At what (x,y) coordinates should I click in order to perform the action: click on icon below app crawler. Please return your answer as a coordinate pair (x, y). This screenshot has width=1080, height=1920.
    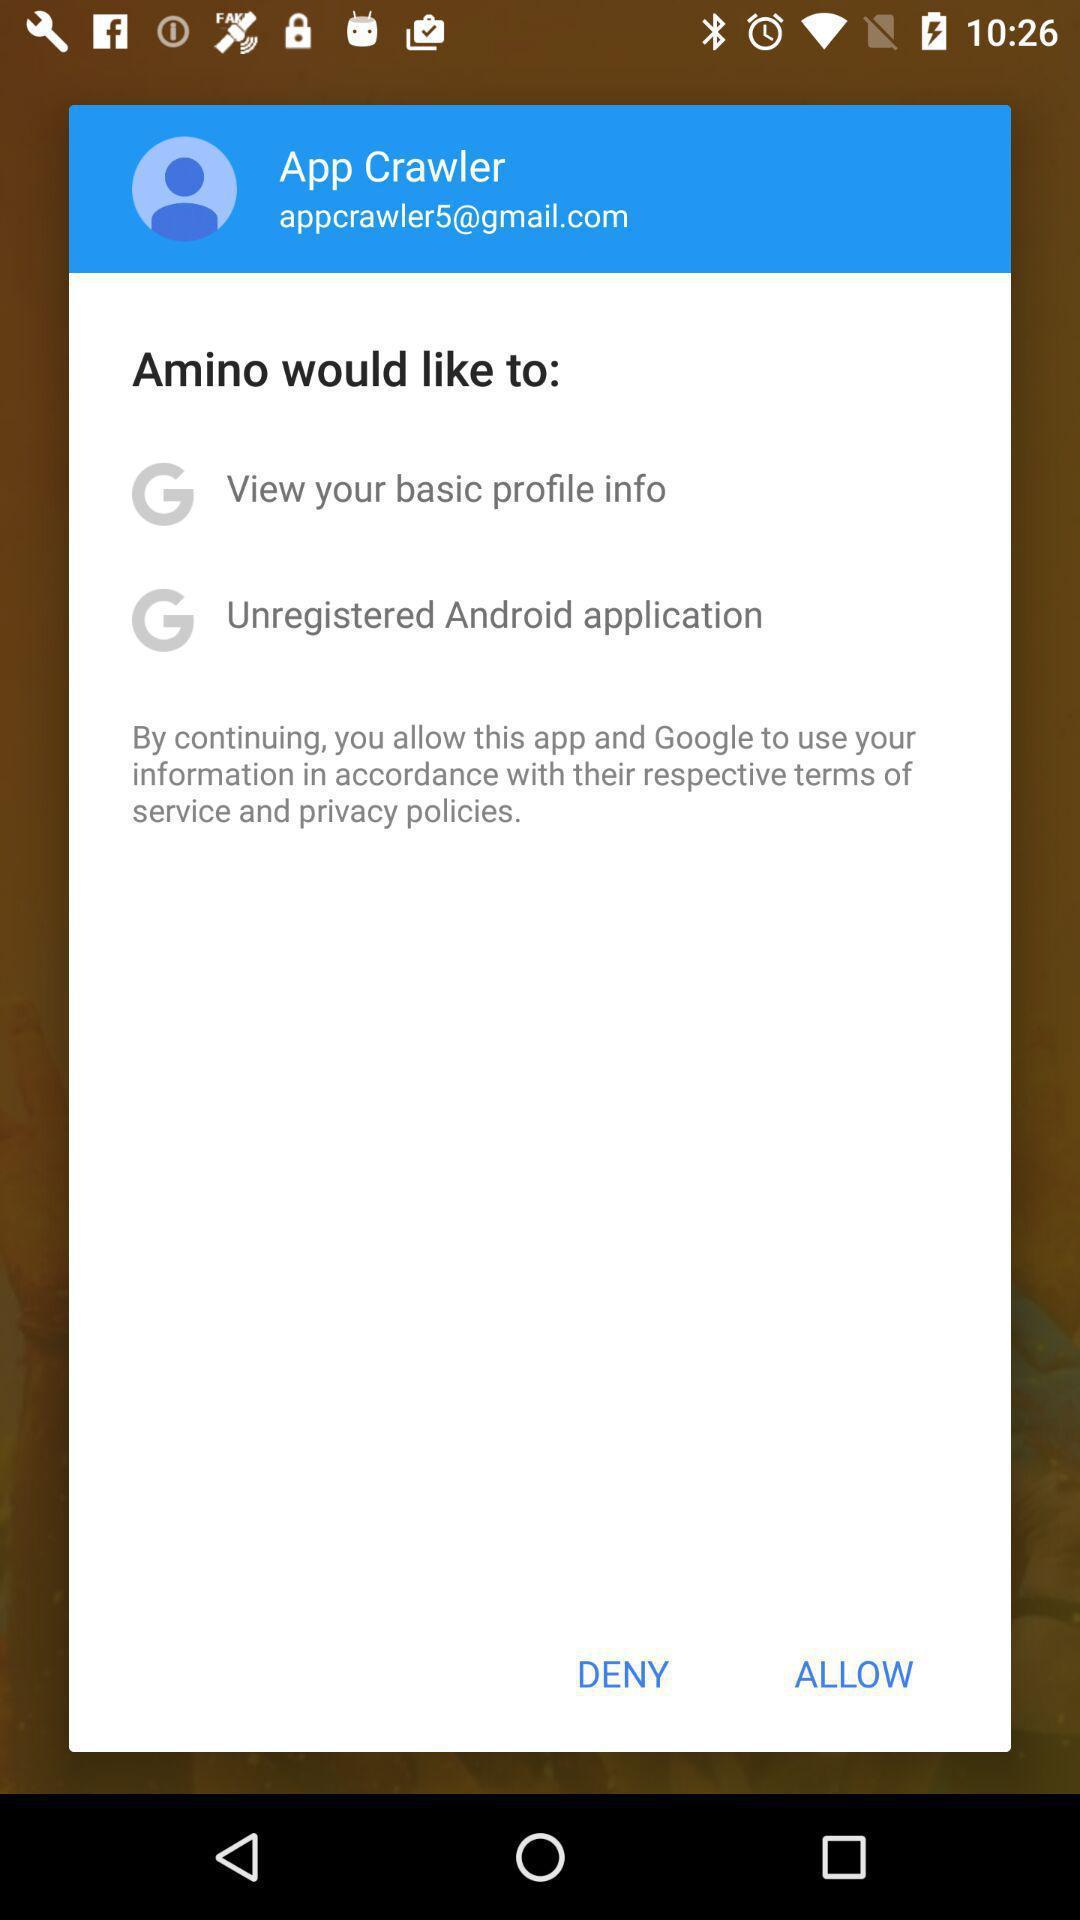
    Looking at the image, I should click on (454, 214).